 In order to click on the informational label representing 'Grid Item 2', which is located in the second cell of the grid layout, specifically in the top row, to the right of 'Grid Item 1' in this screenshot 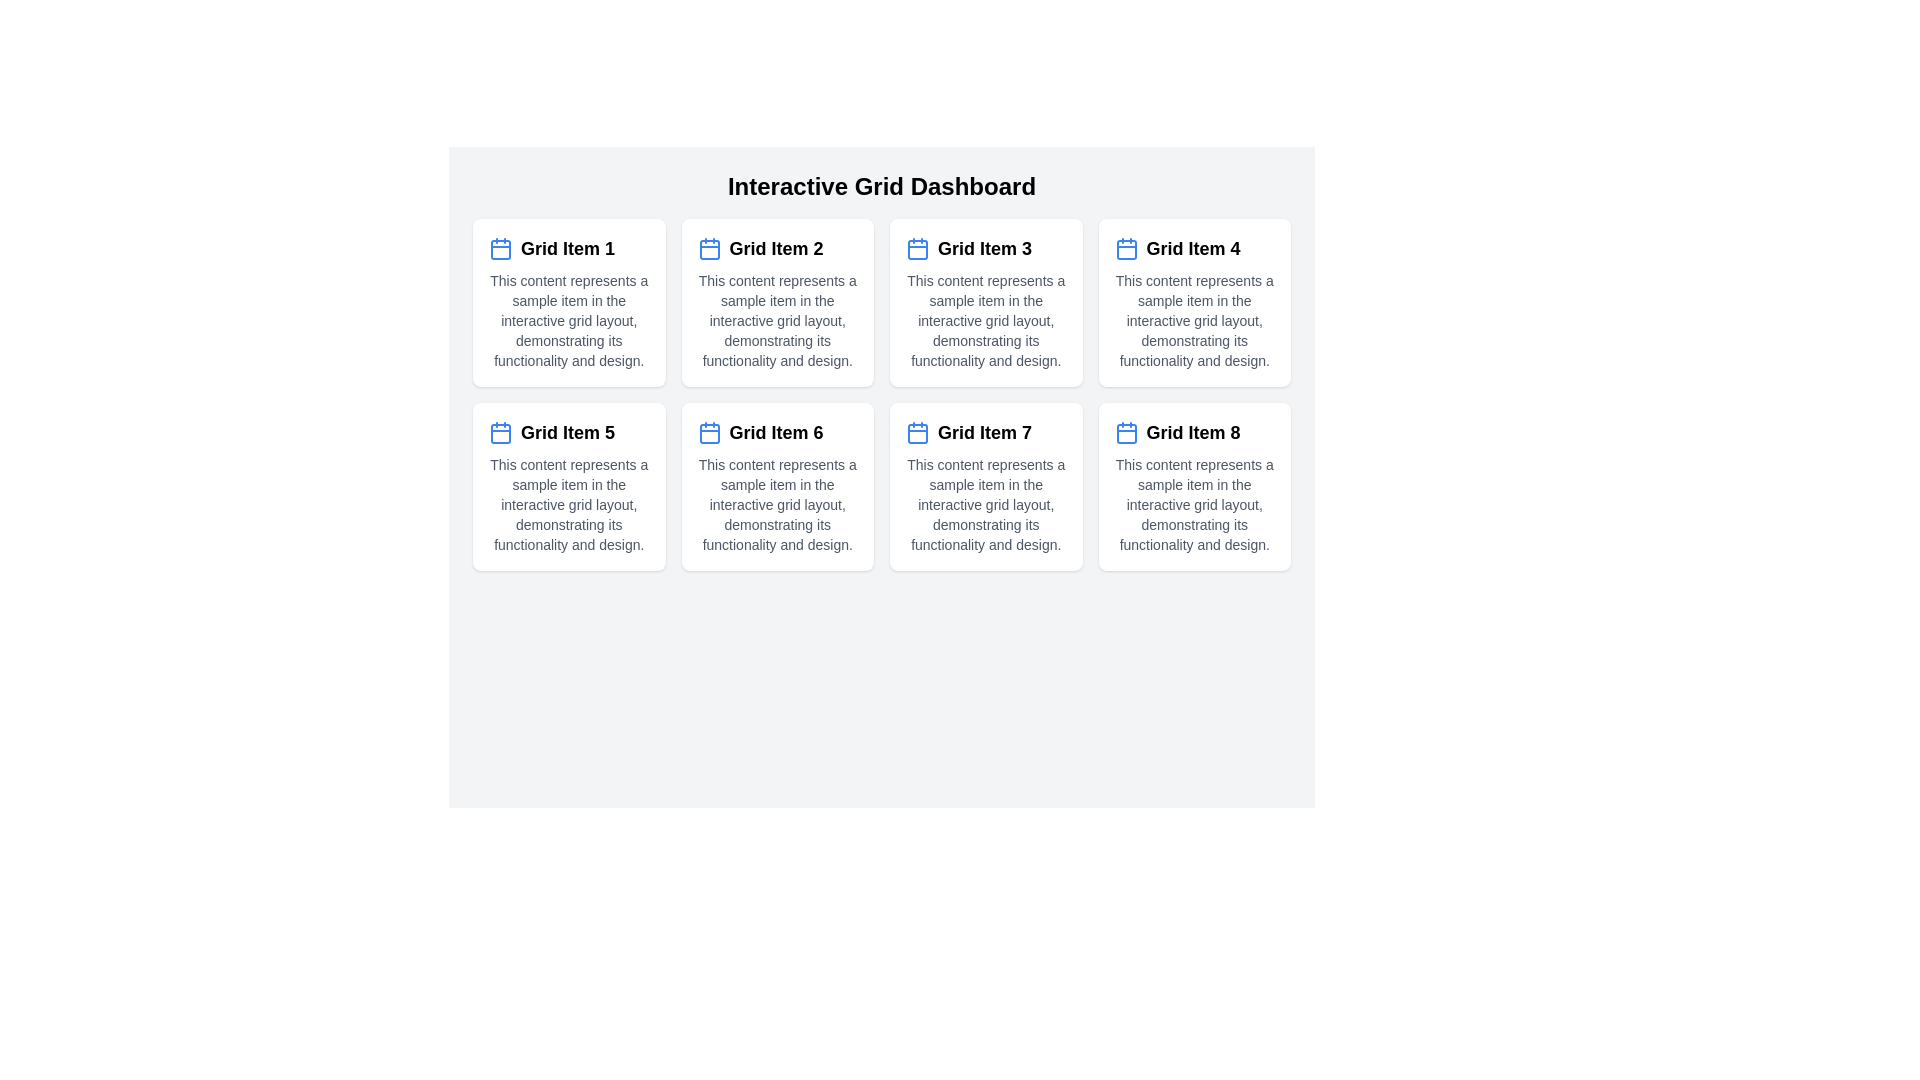, I will do `click(775, 248)`.